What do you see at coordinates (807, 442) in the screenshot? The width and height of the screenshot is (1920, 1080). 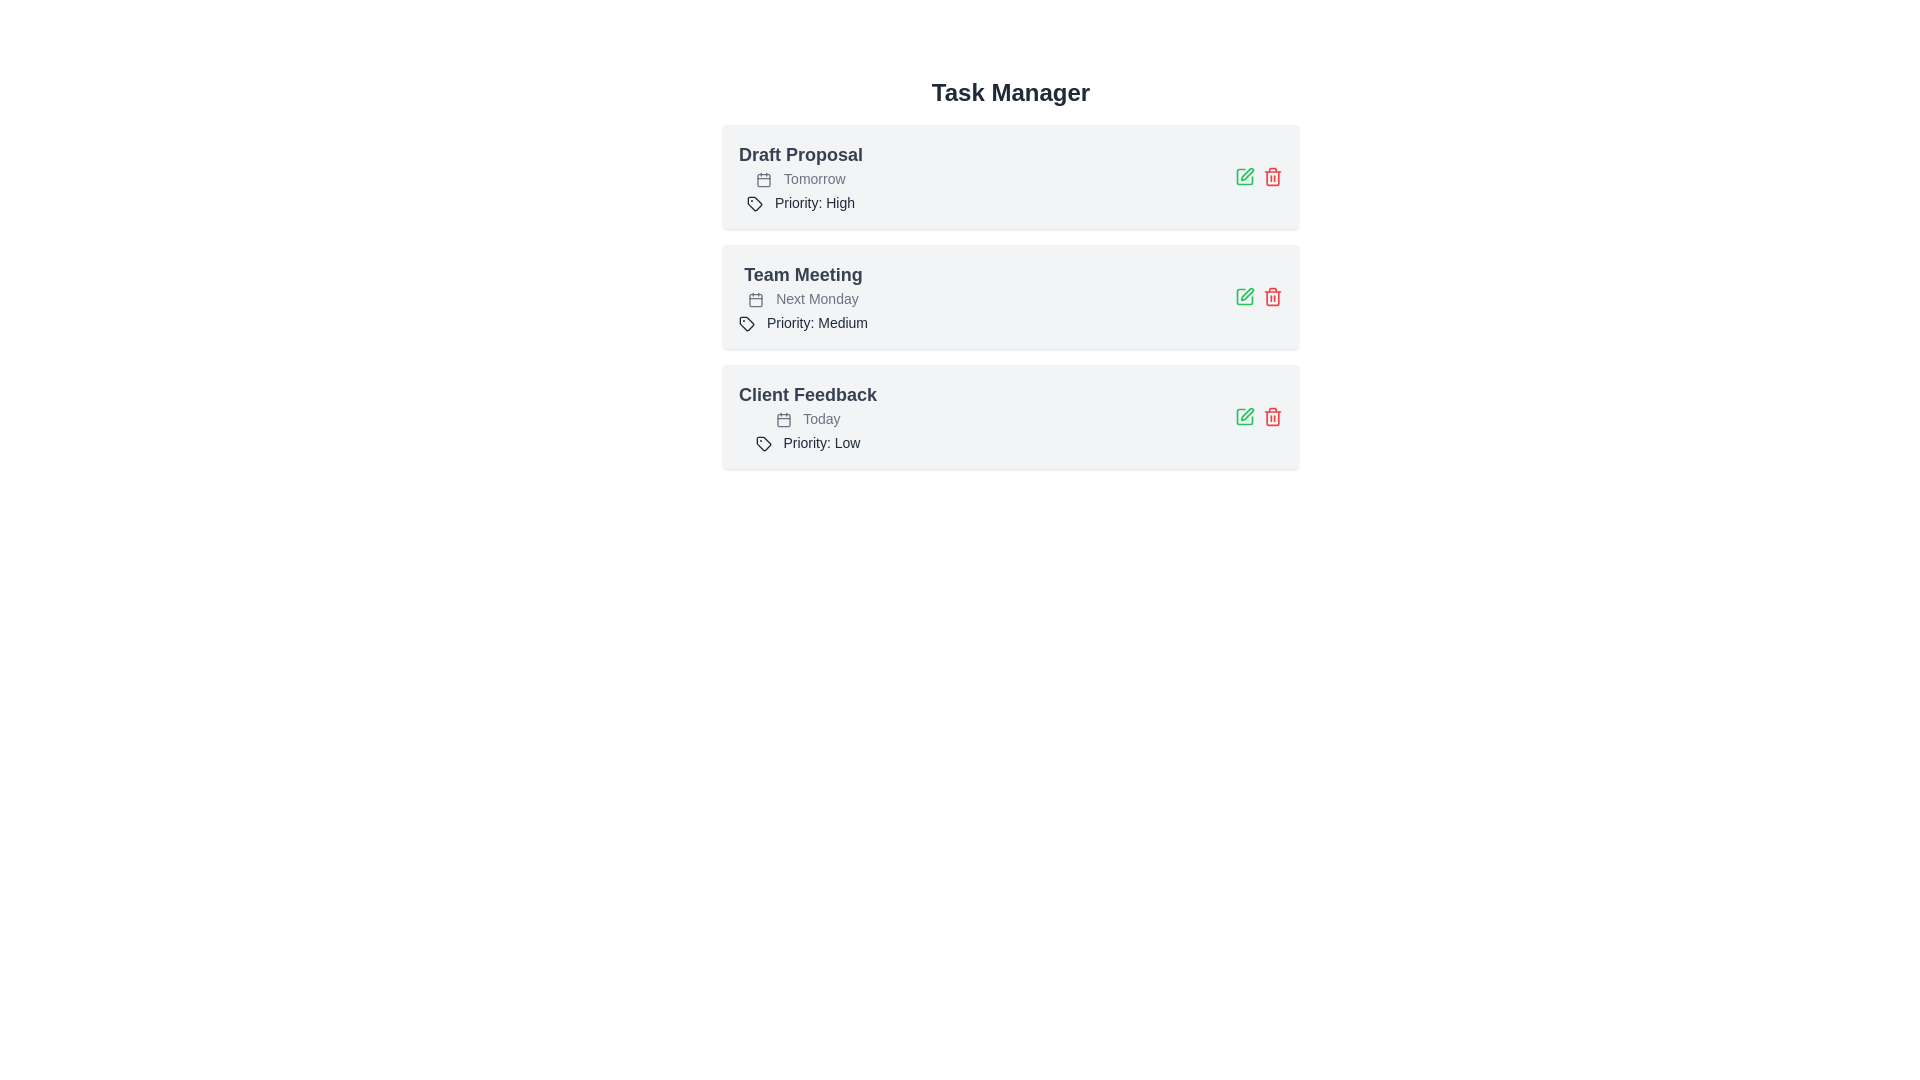 I see `the Text label with an accompanying icon indicating the priority level for 'Client Feedback', located below the 'Today' timestamp in the 'Client Feedback' section` at bounding box center [807, 442].